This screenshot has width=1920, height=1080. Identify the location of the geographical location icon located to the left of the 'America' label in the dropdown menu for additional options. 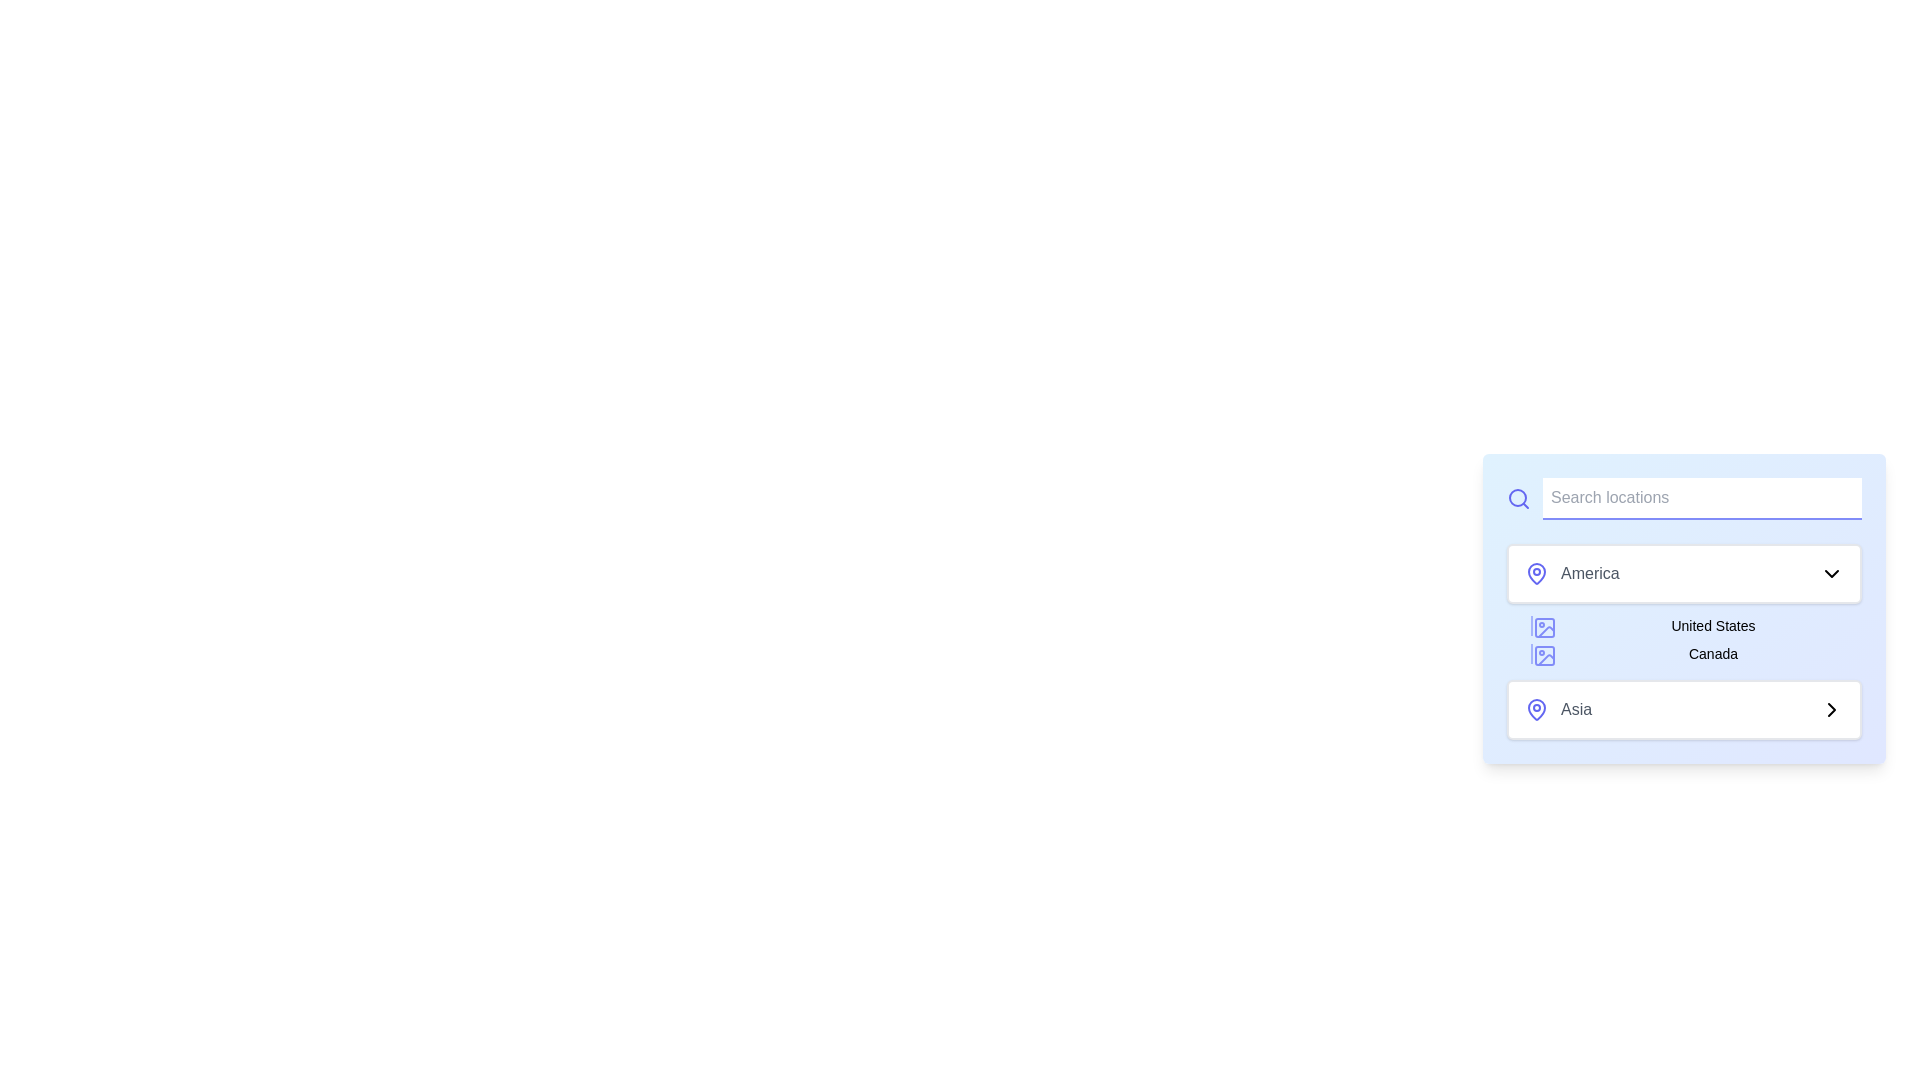
(1535, 574).